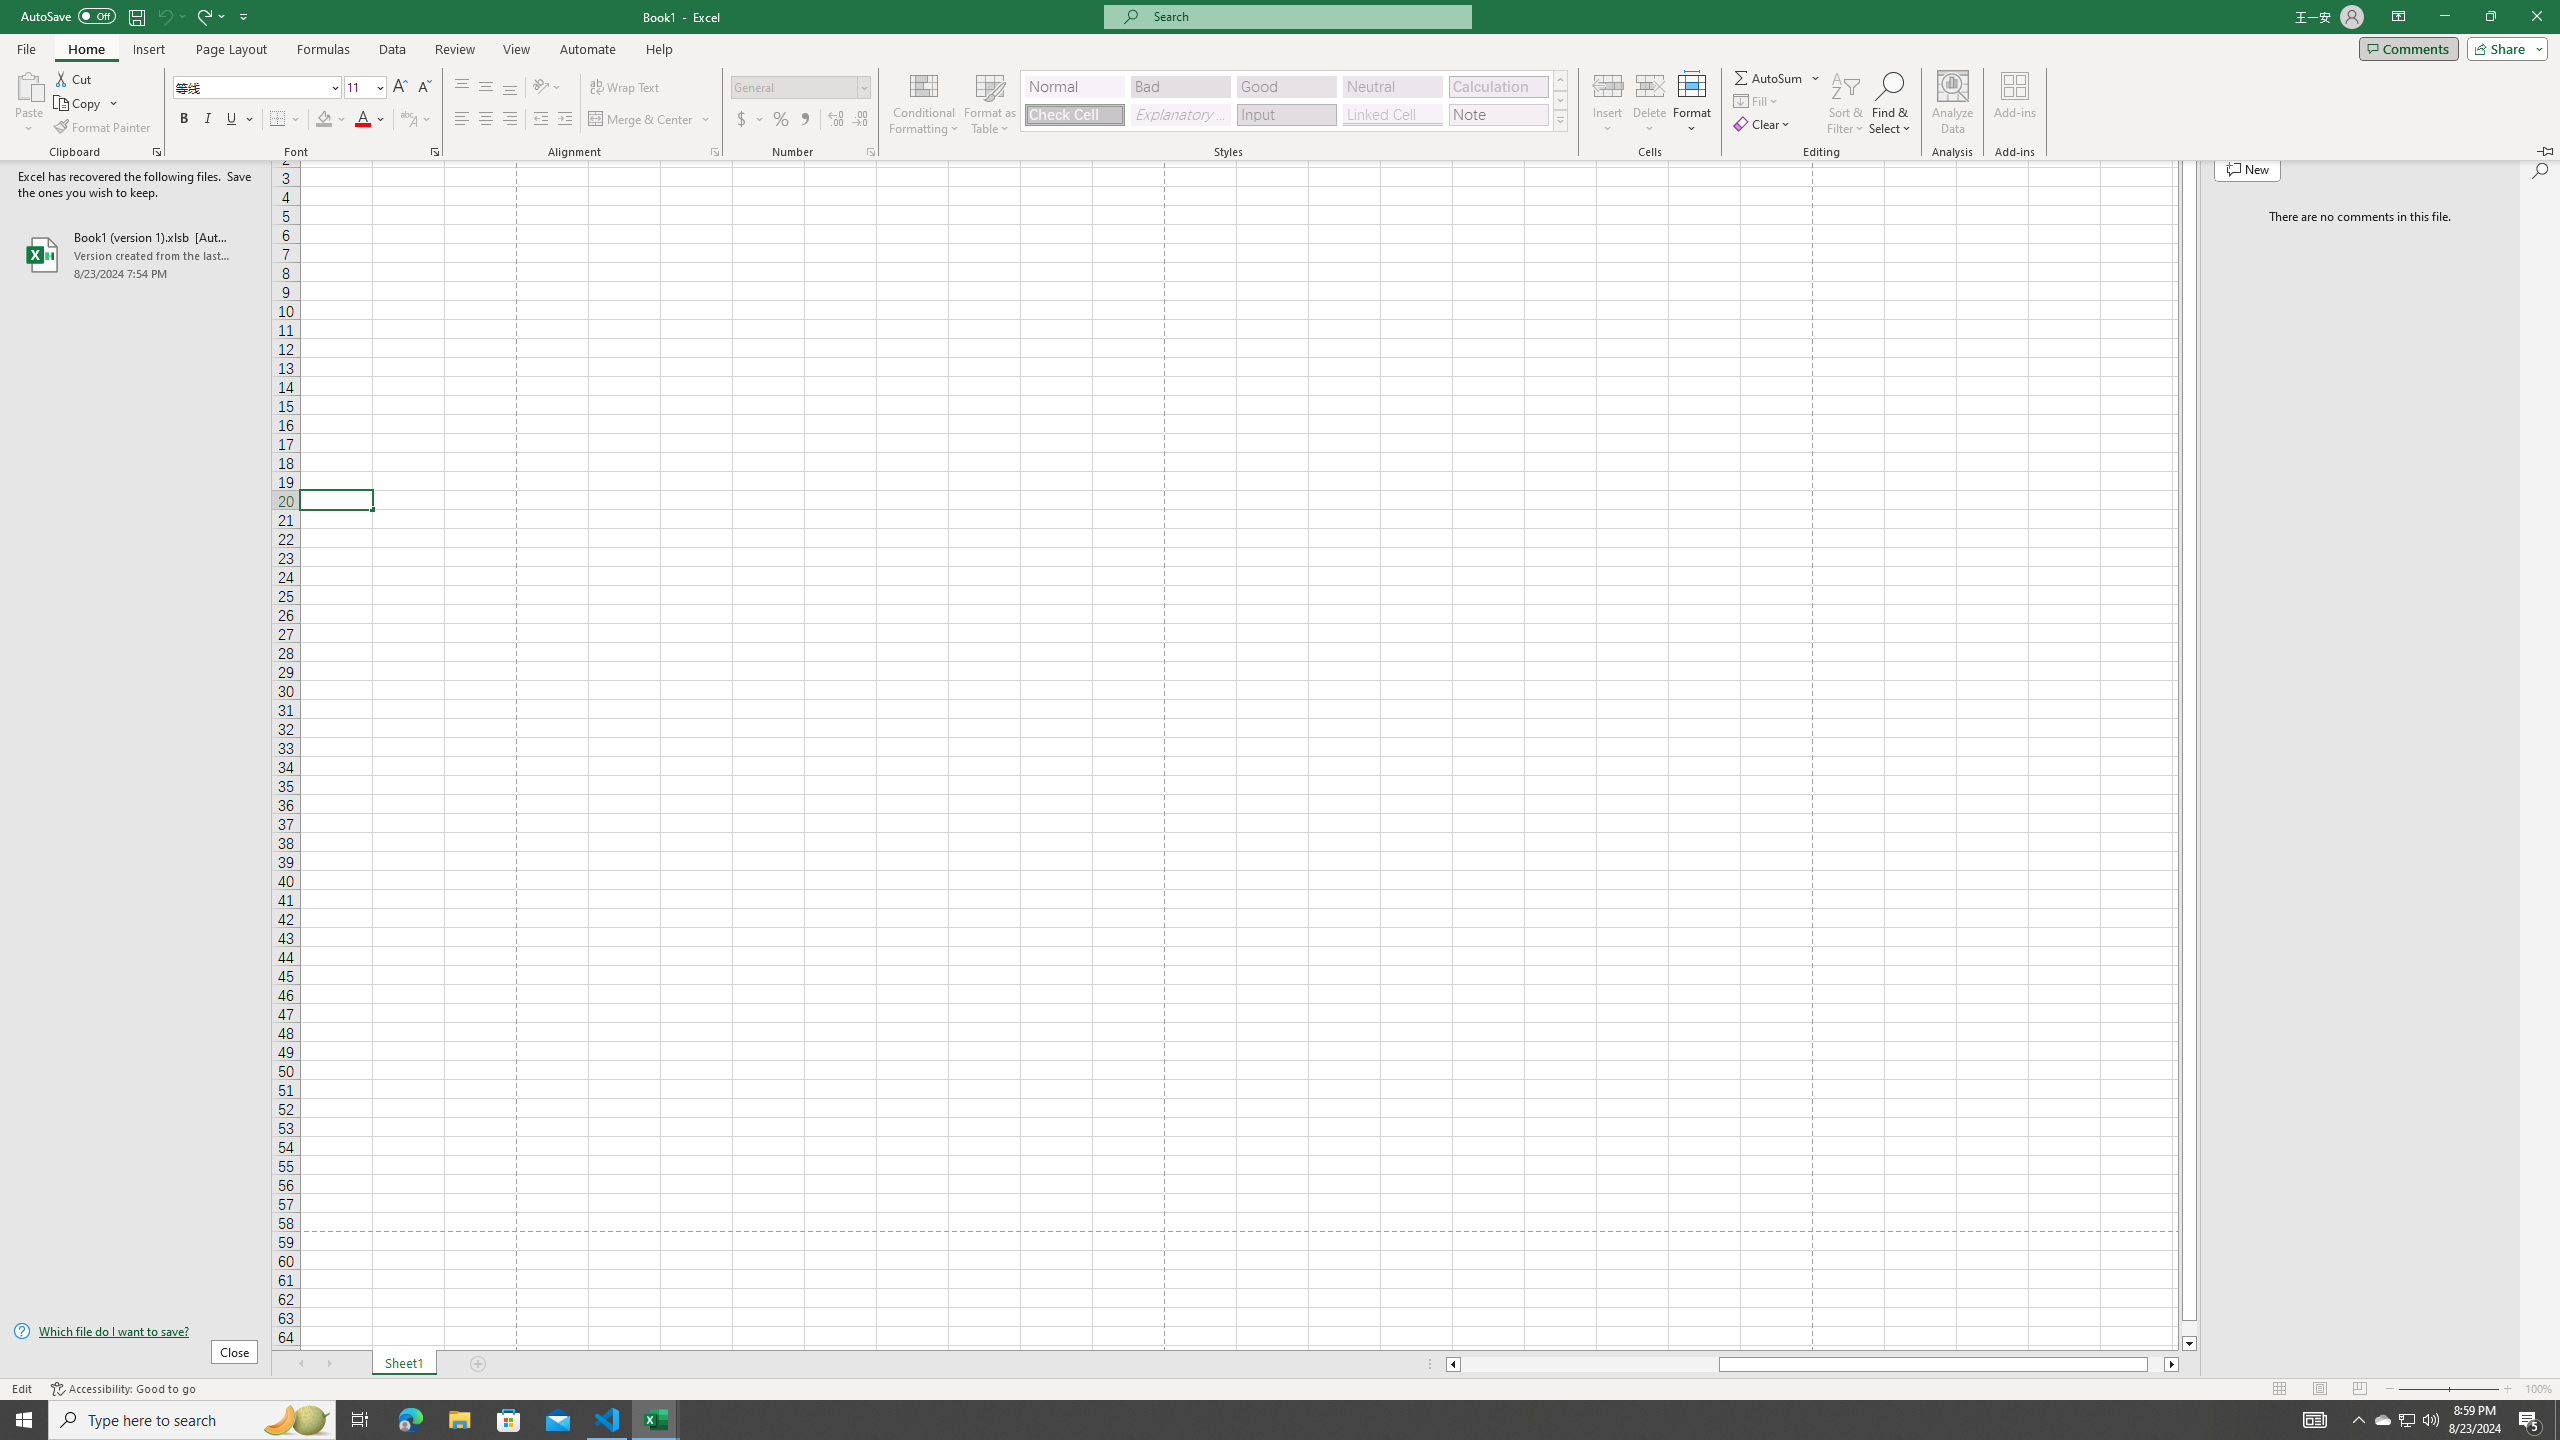 This screenshot has height=1440, width=2560. Describe the element at coordinates (191, 1418) in the screenshot. I see `'Type here to search'` at that location.